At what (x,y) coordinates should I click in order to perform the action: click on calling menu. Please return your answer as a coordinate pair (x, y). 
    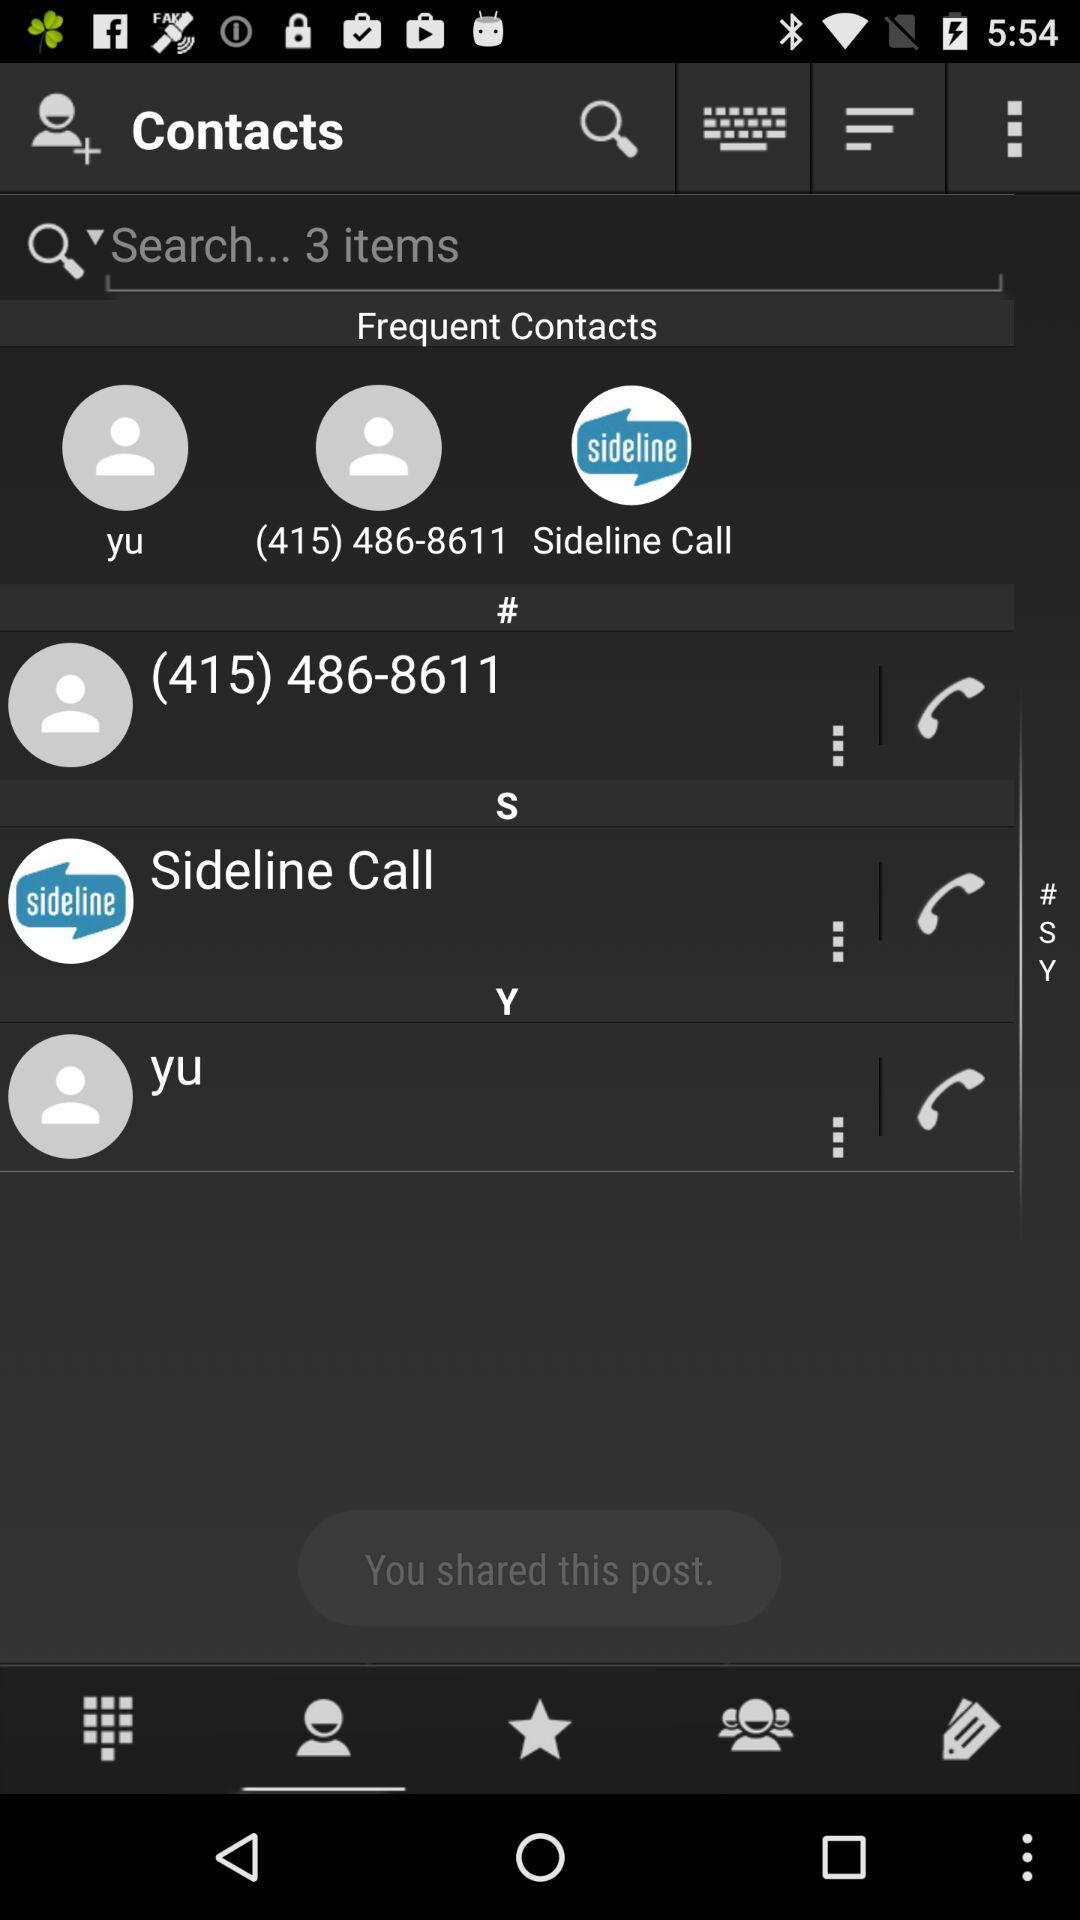
    Looking at the image, I should click on (838, 744).